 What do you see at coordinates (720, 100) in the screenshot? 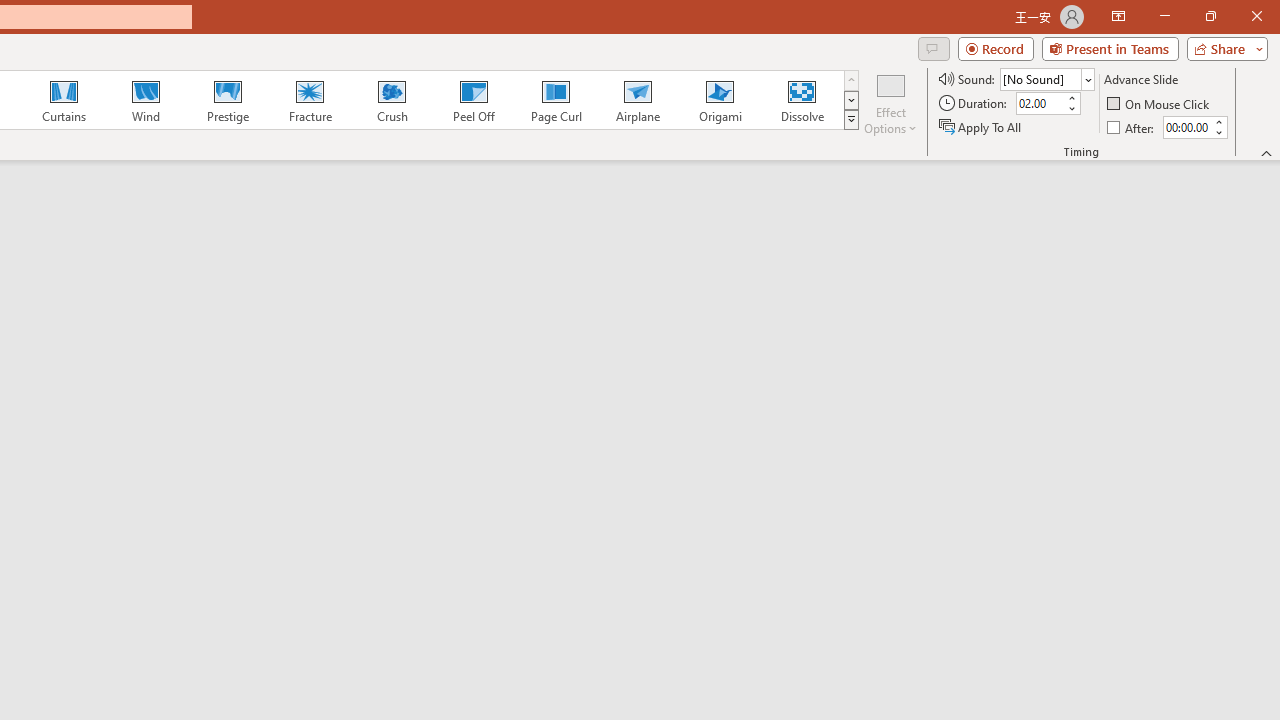
I see `'Origami'` at bounding box center [720, 100].